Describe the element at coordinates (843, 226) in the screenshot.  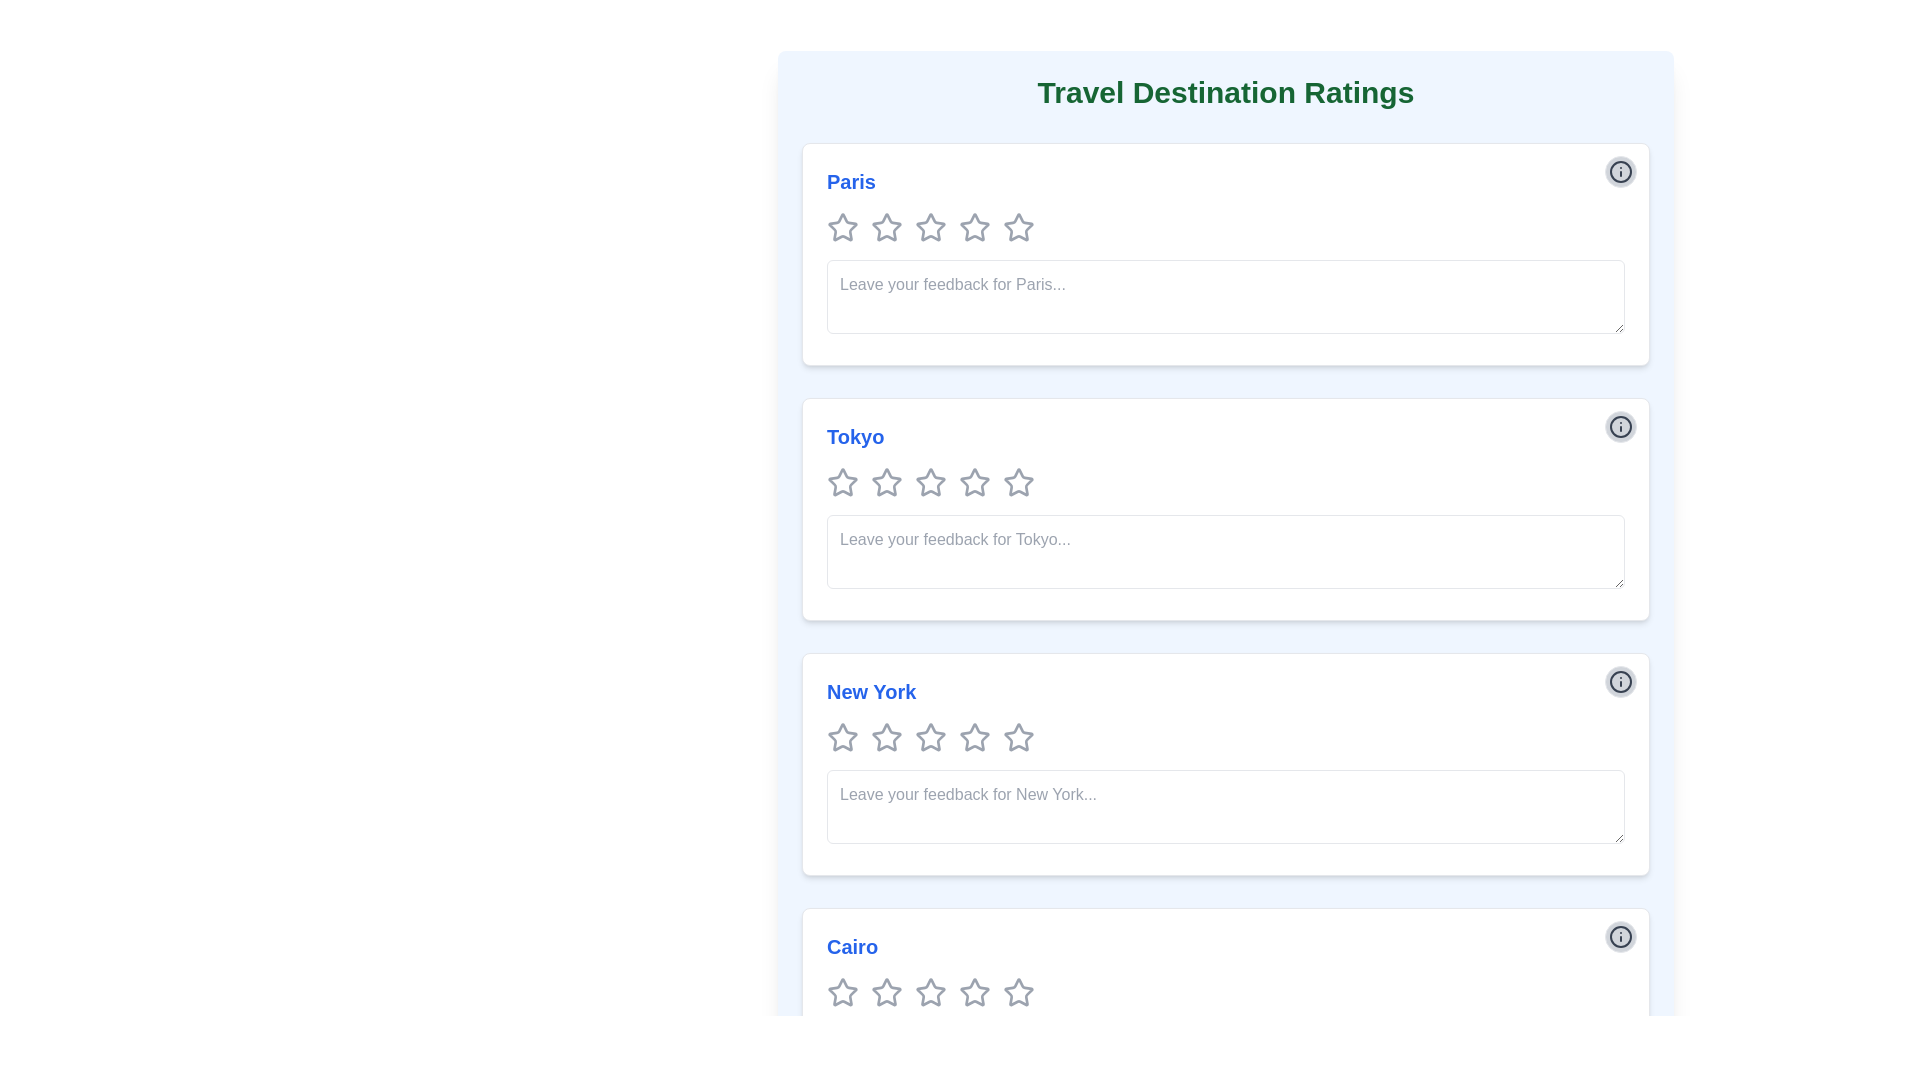
I see `the first star in the horizontal row of five stars under the heading 'Paris'` at that location.